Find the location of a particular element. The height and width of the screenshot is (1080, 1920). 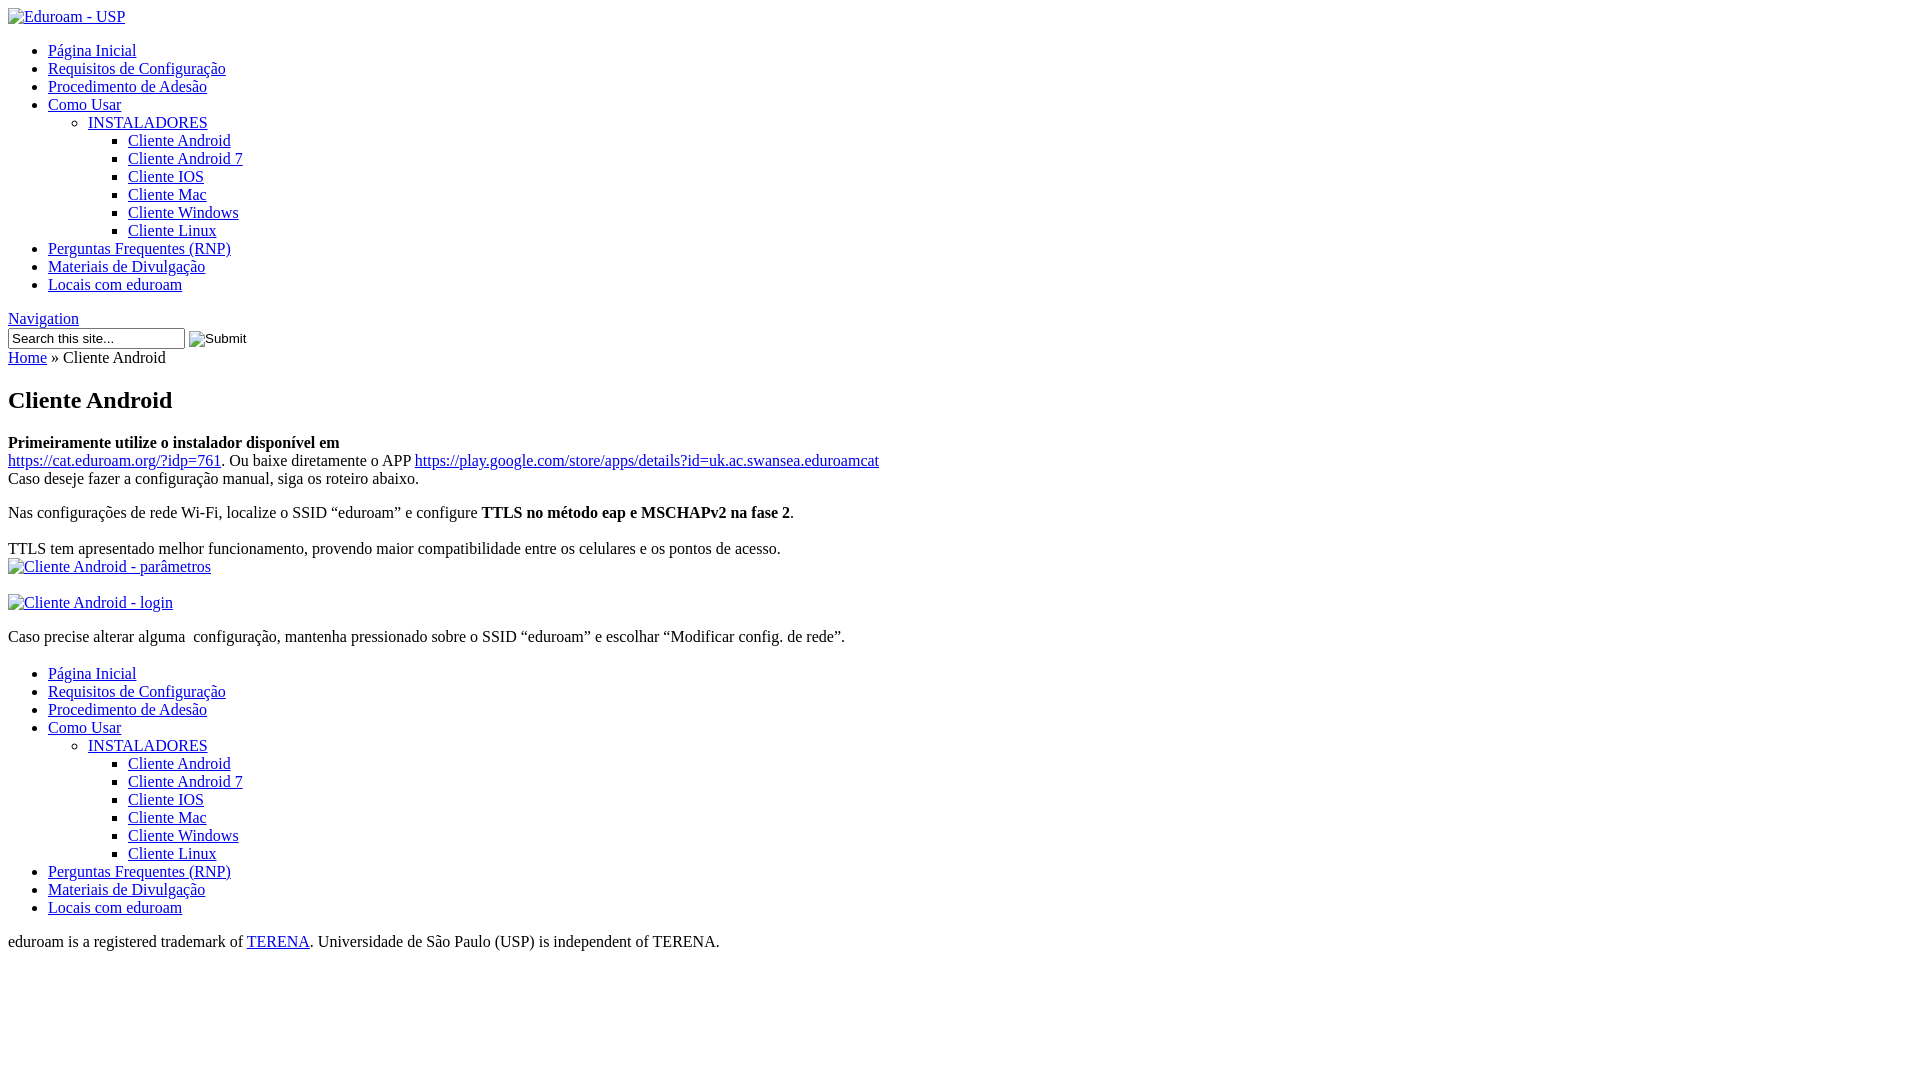

'Home' is located at coordinates (8, 356).